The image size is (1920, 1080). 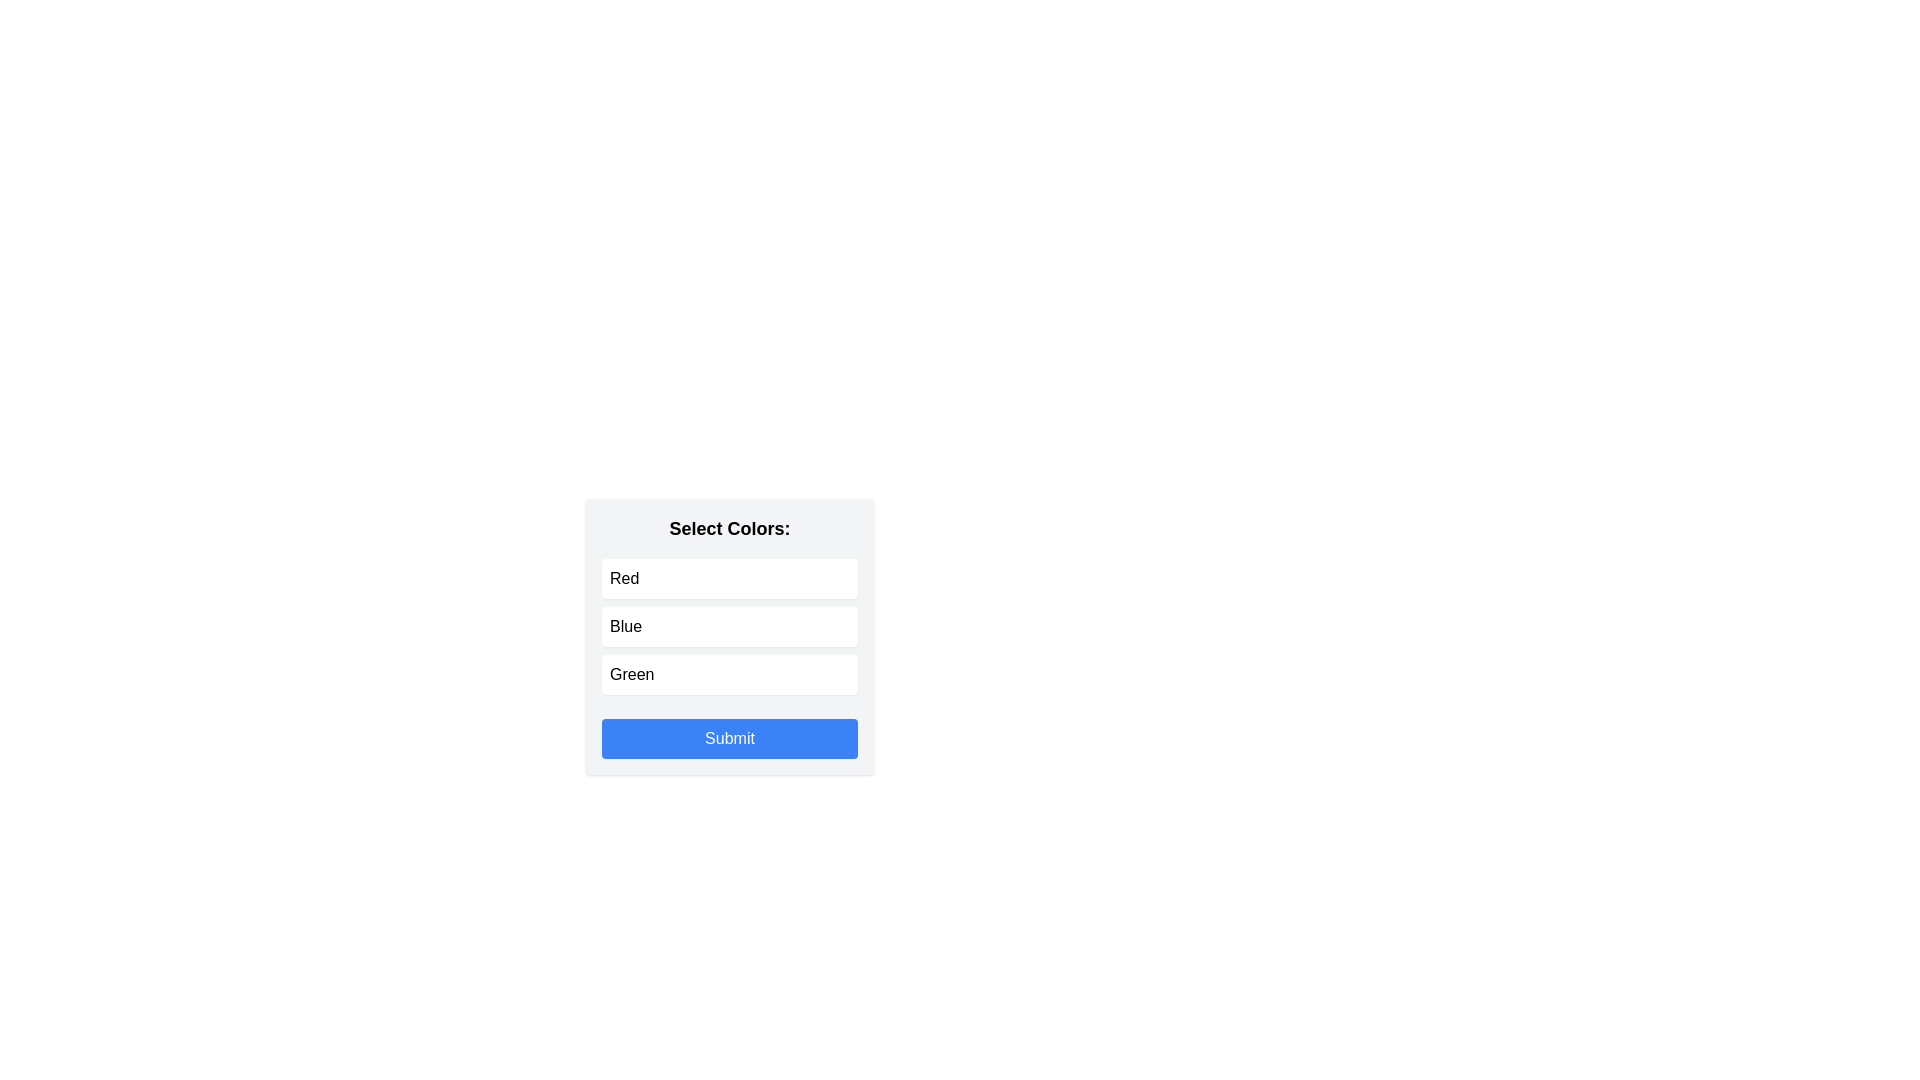 What do you see at coordinates (631, 675) in the screenshot?
I see `the text label reading 'Green' positioned below 'Blue' and above the 'Submit' button in the color selection interface` at bounding box center [631, 675].